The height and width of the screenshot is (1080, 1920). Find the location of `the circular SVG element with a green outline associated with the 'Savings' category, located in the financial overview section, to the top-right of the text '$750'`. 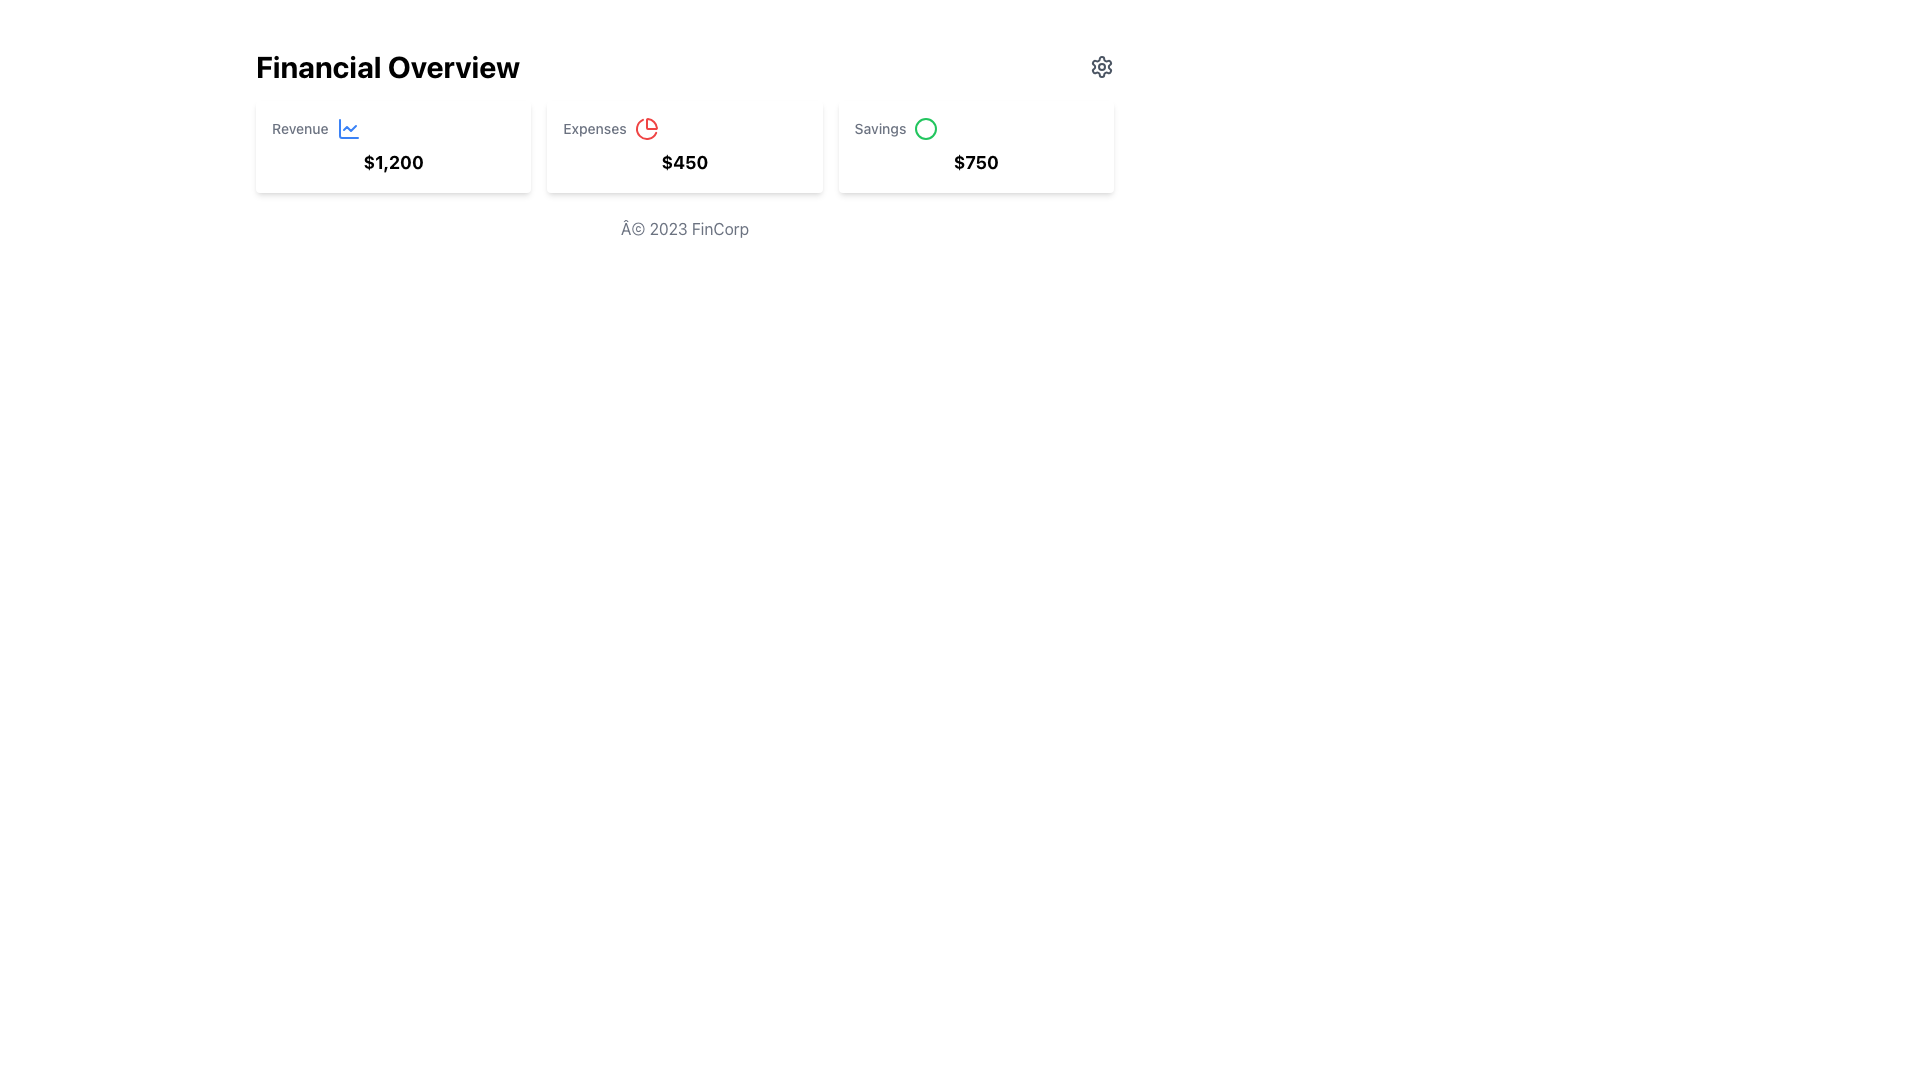

the circular SVG element with a green outline associated with the 'Savings' category, located in the financial overview section, to the top-right of the text '$750' is located at coordinates (925, 128).